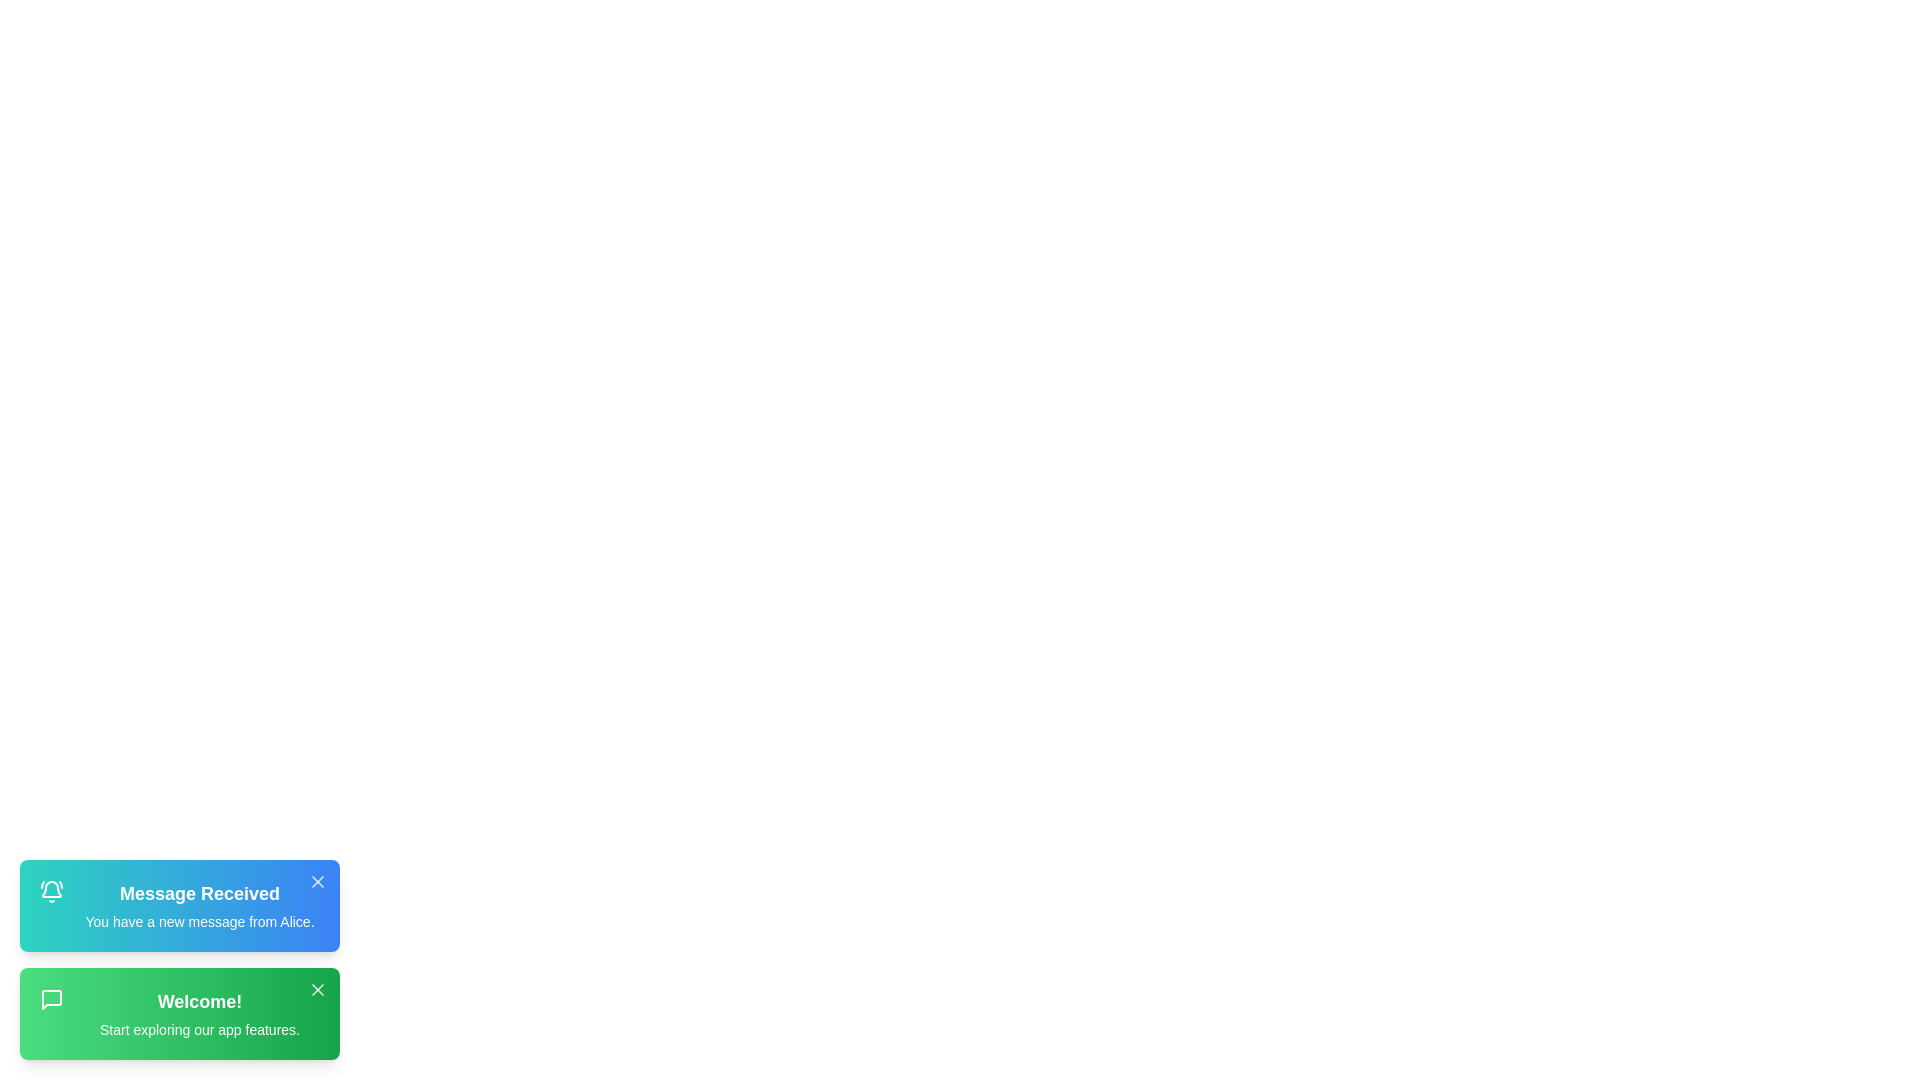 The image size is (1920, 1080). What do you see at coordinates (316, 881) in the screenshot?
I see `close button on the snackbar with the title 'Message Received'` at bounding box center [316, 881].